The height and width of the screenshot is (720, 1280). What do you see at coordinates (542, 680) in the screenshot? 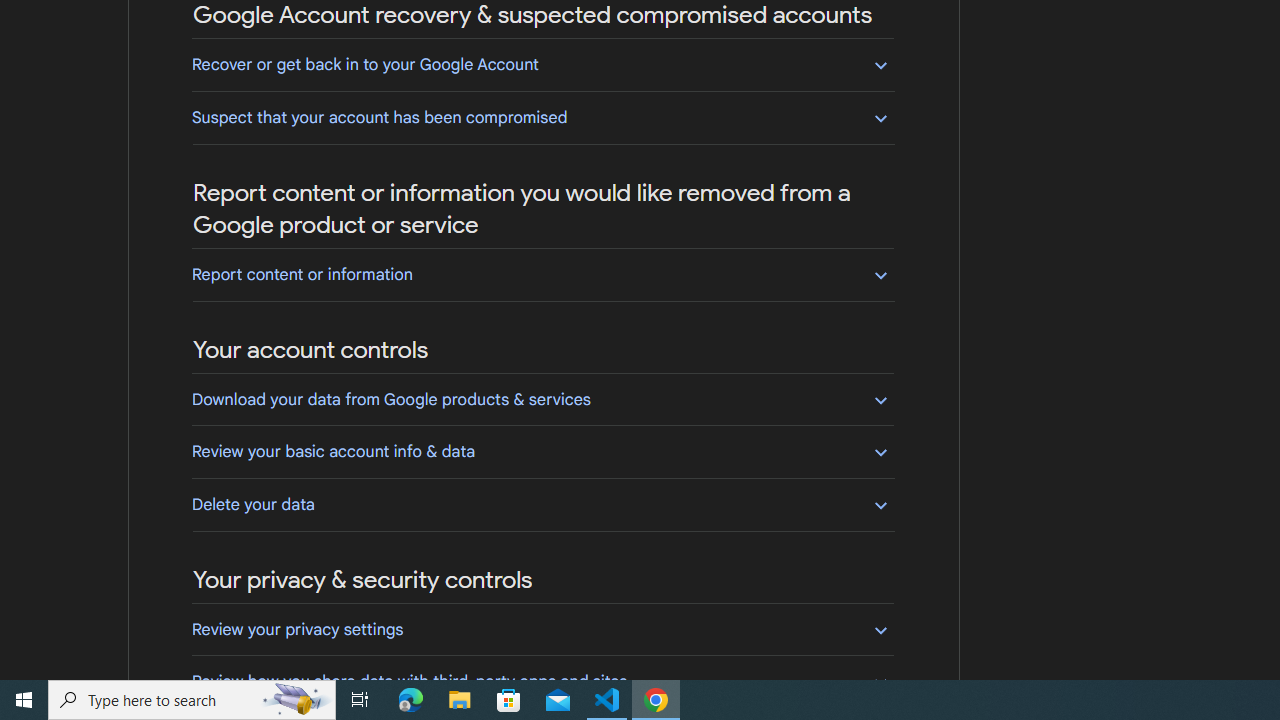
I see `'Review how you share data with third-party apps and sites'` at bounding box center [542, 680].